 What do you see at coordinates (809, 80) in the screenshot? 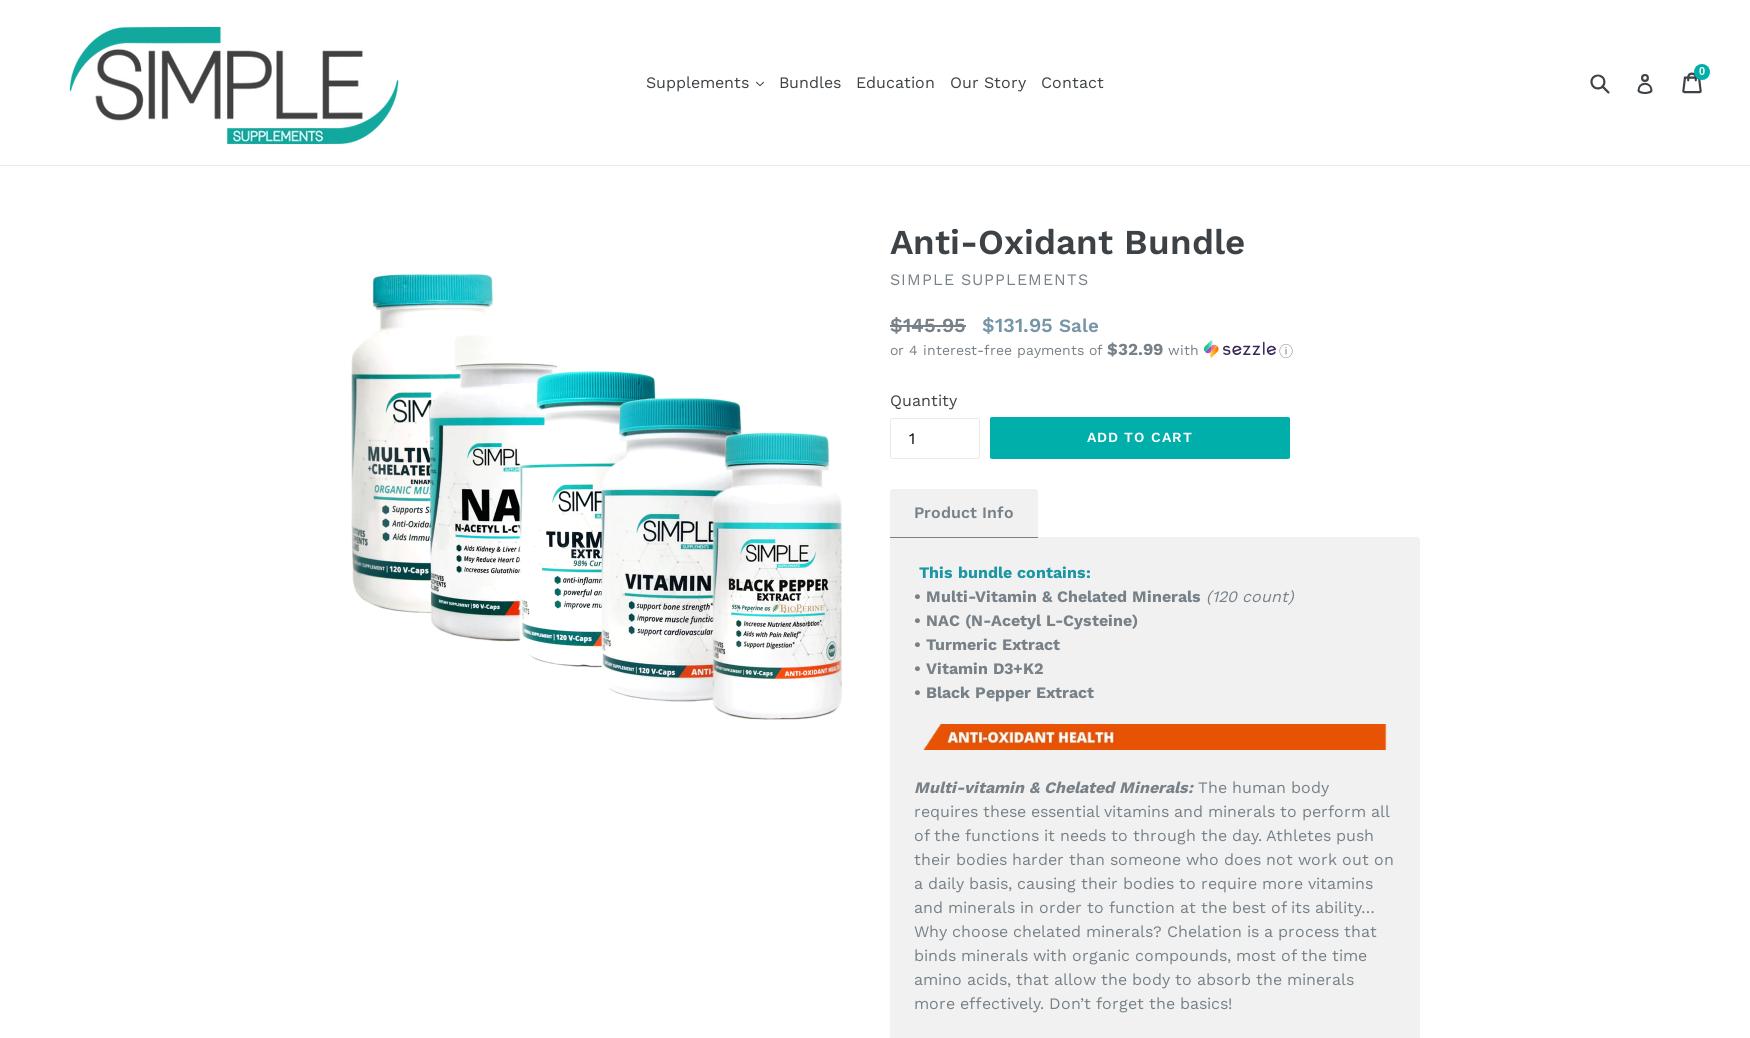
I see `'Bundles'` at bounding box center [809, 80].